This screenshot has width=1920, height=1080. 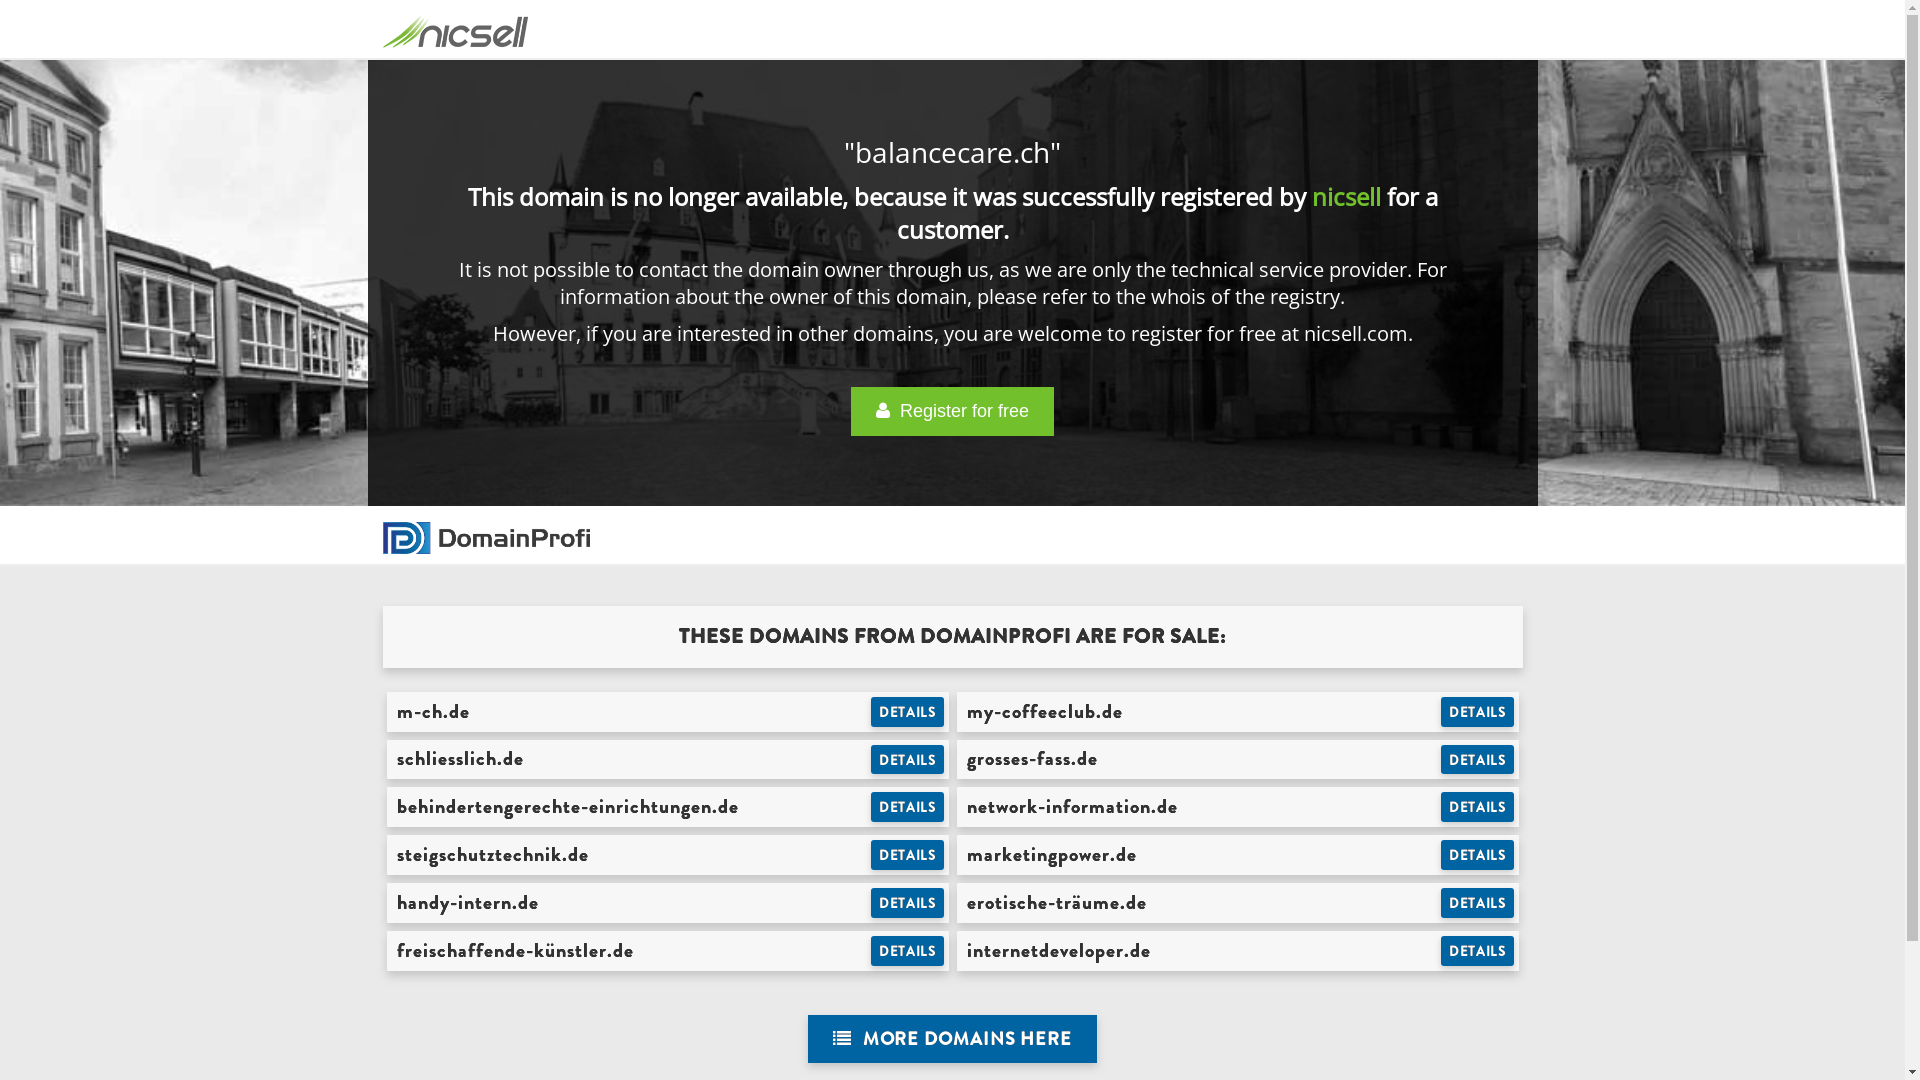 What do you see at coordinates (906, 711) in the screenshot?
I see `'DETAILS'` at bounding box center [906, 711].